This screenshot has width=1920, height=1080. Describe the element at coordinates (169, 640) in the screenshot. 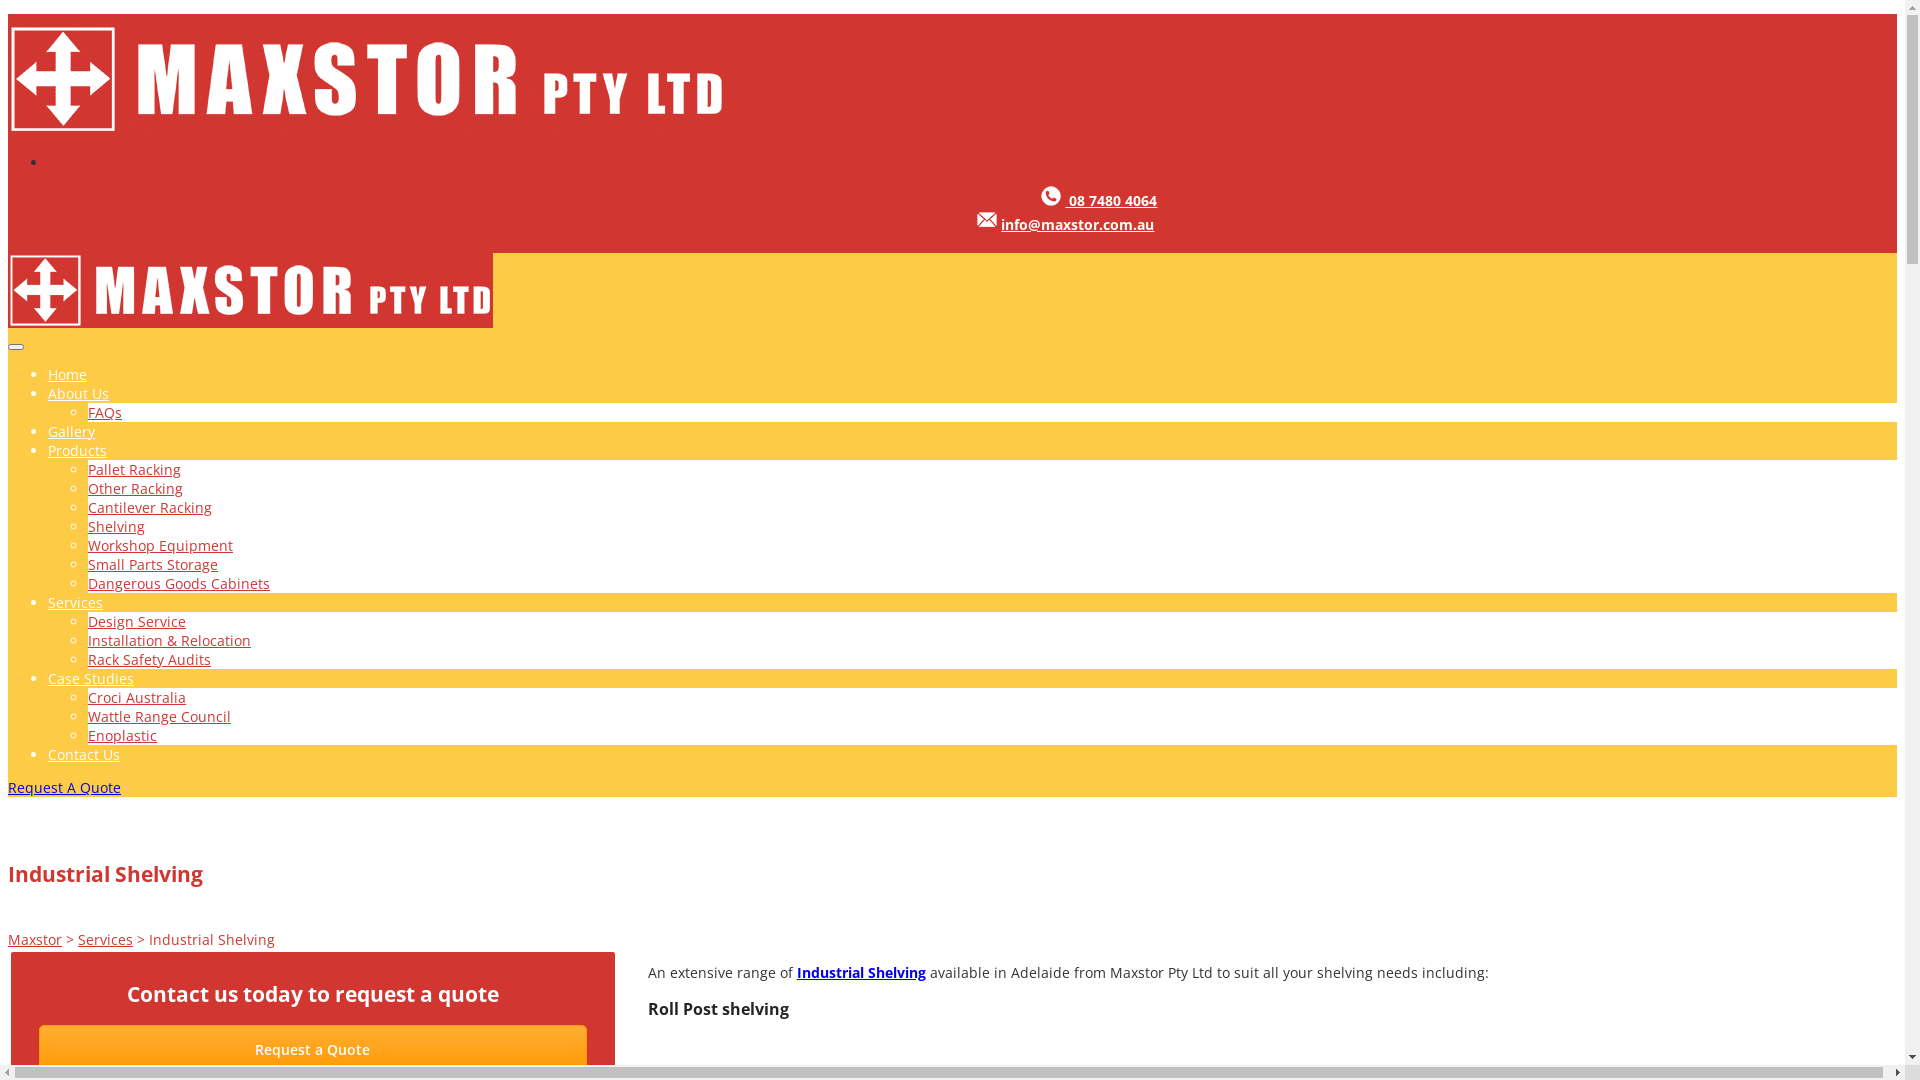

I see `'Installation & Relocation'` at that location.